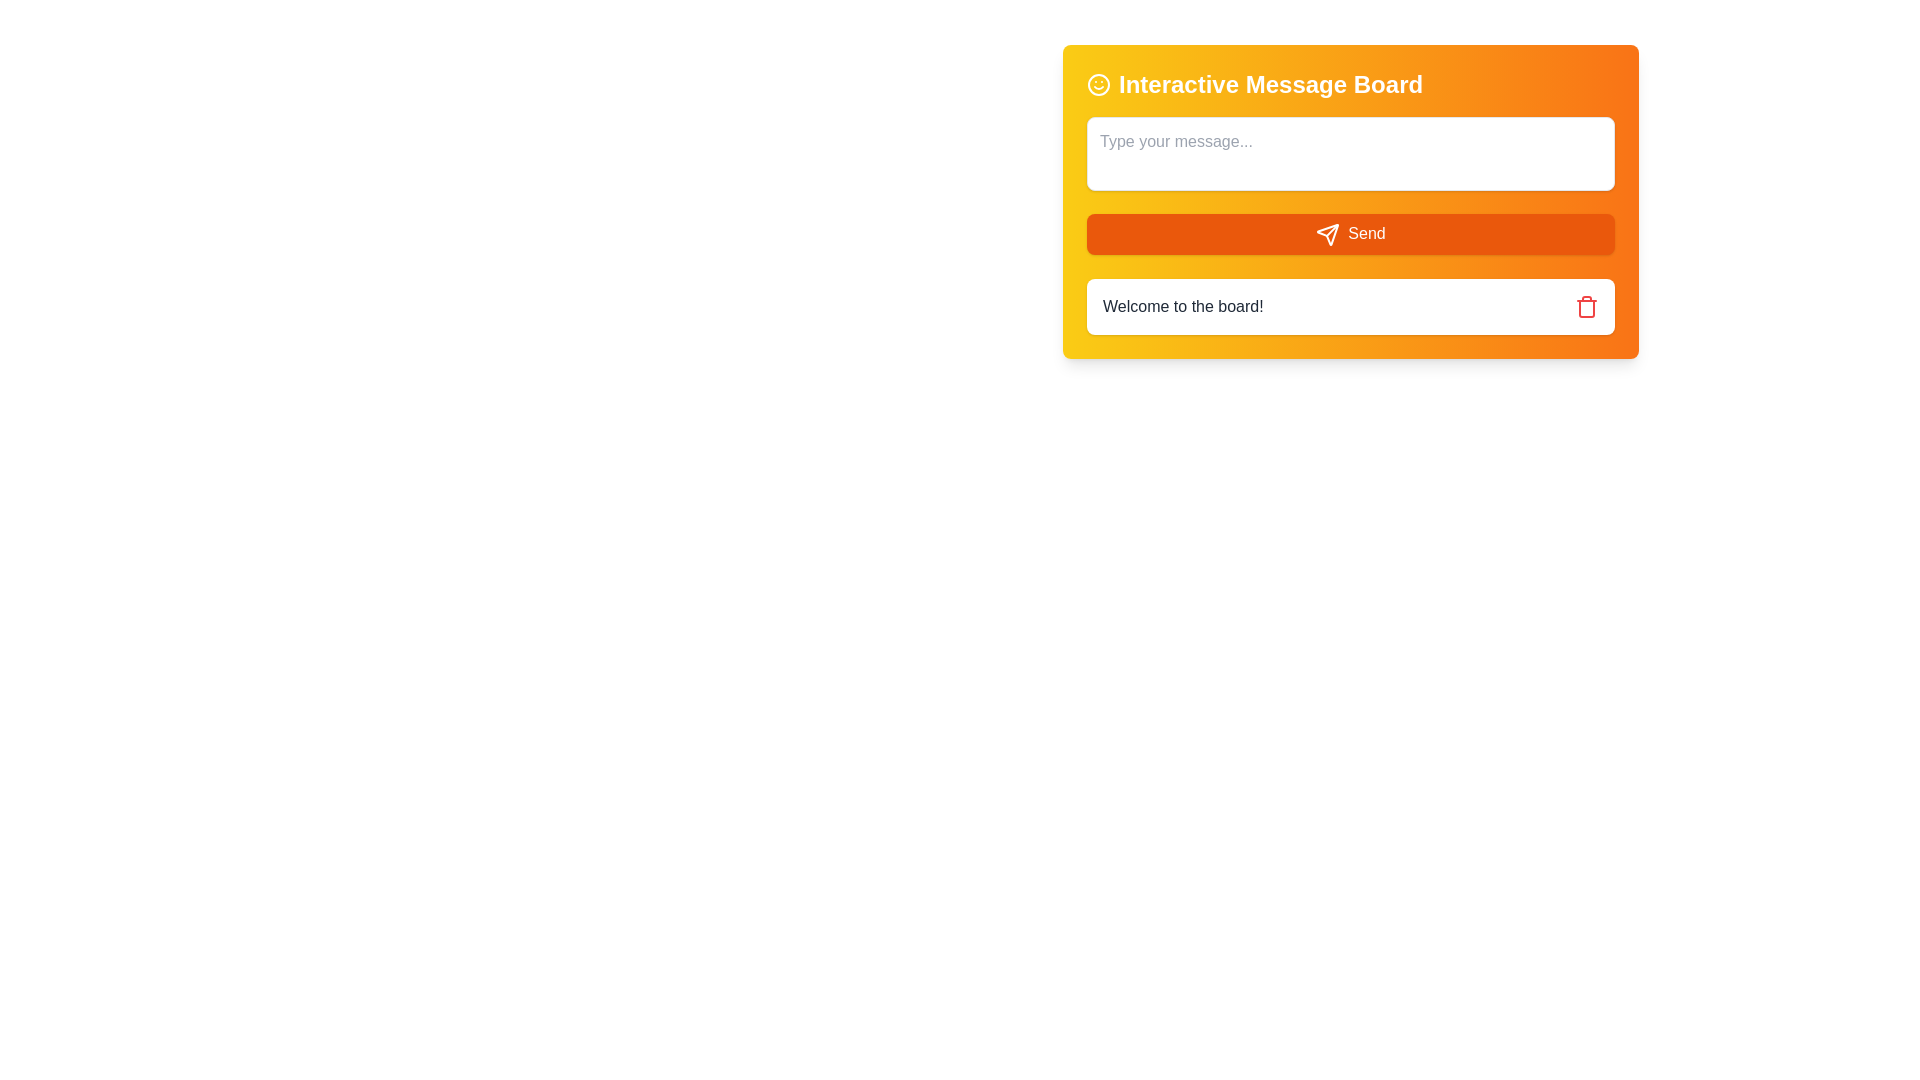  I want to click on the Text label that displays the title or header of the 'Interactive Message Board' interface, located in the top-left corner next to a small smiley icon, so click(1270, 83).